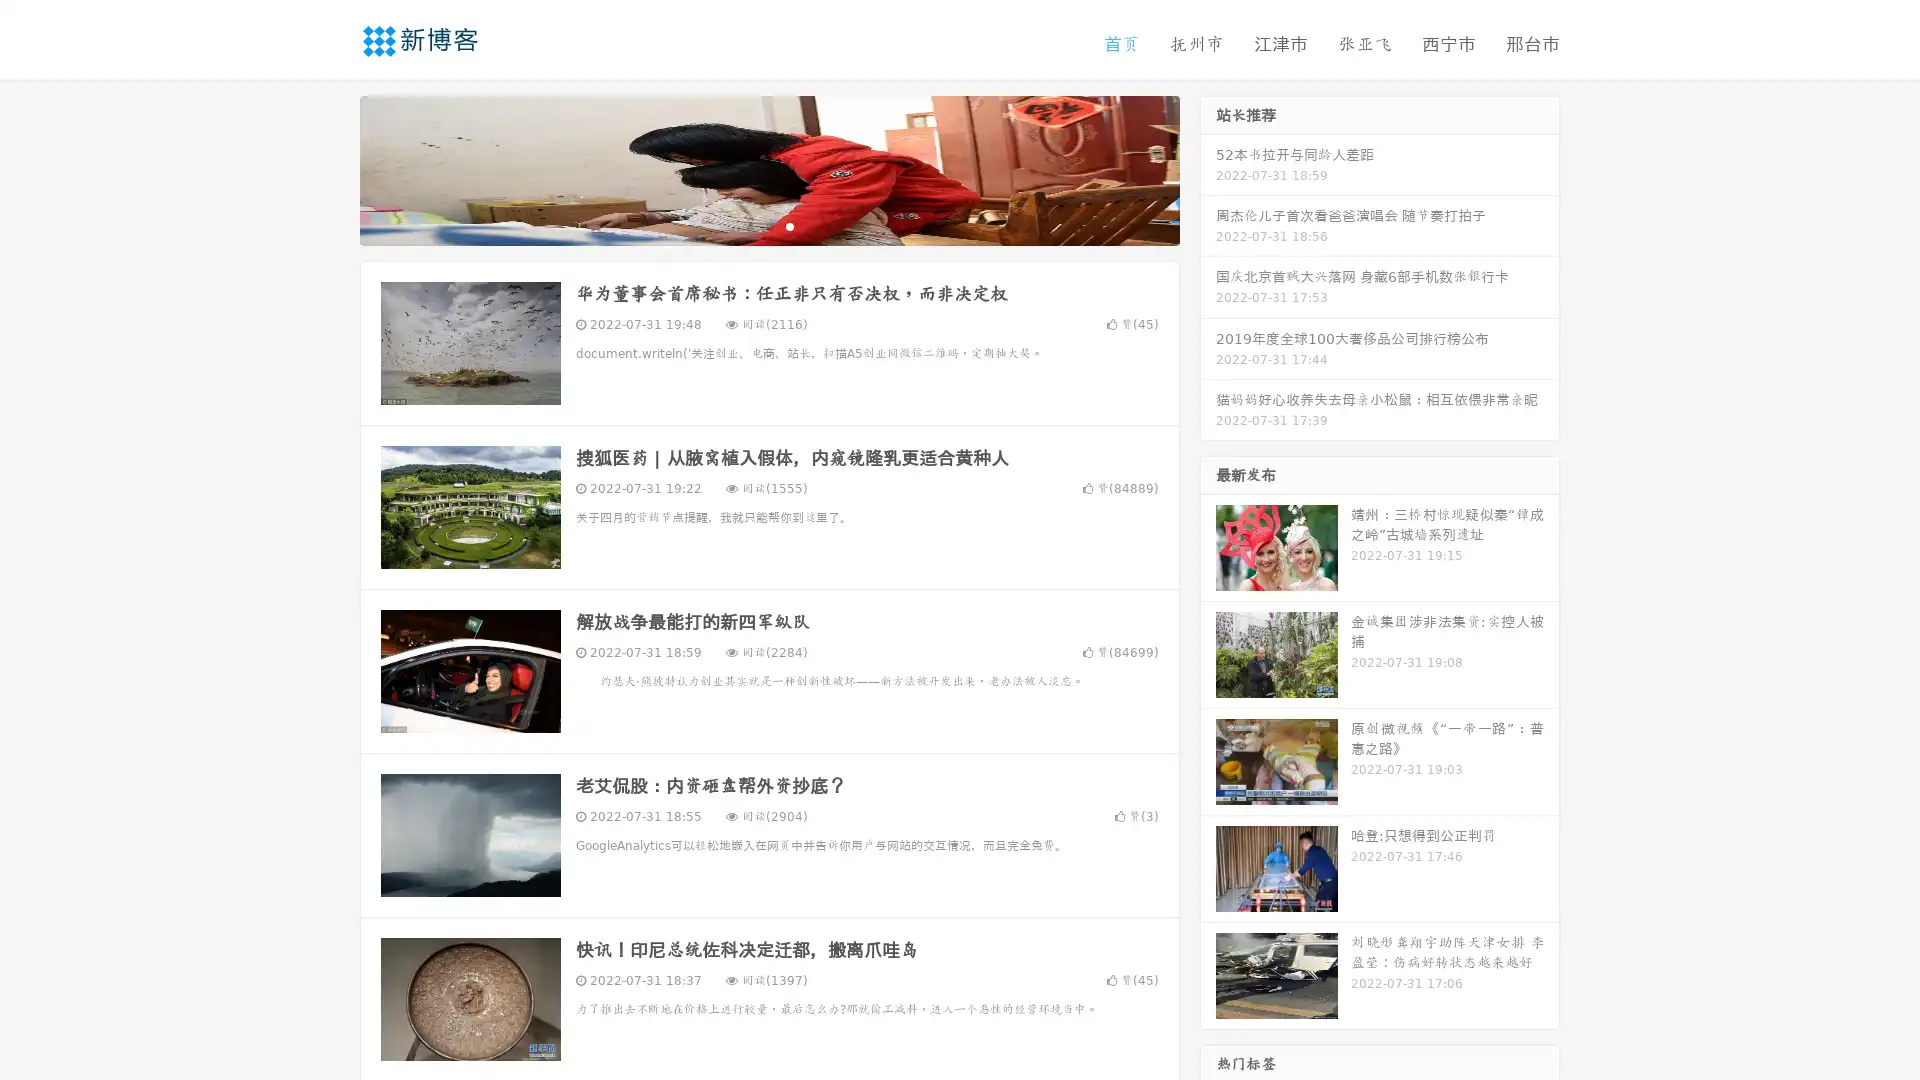 This screenshot has width=1920, height=1080. What do you see at coordinates (1208, 168) in the screenshot?
I see `Next slide` at bounding box center [1208, 168].